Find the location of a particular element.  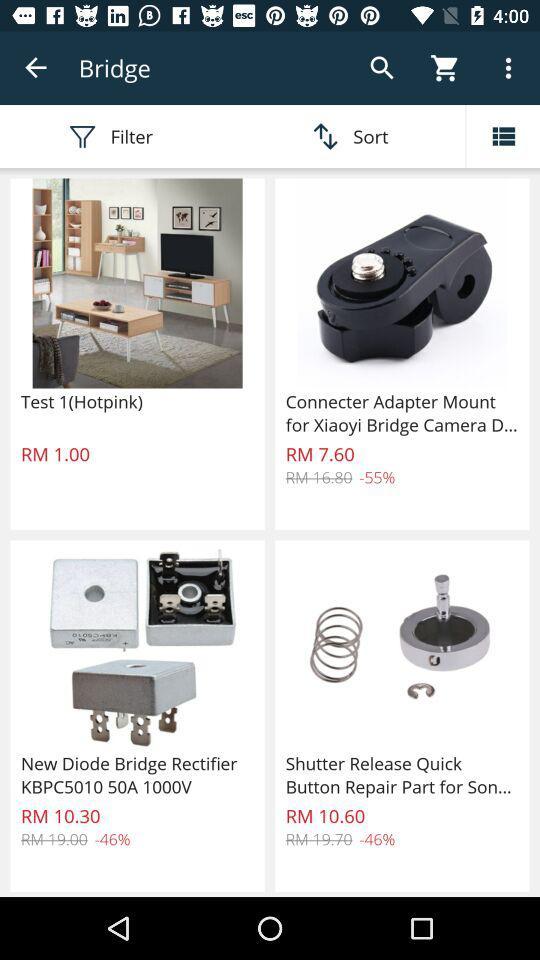

the item next to the bridge is located at coordinates (36, 68).